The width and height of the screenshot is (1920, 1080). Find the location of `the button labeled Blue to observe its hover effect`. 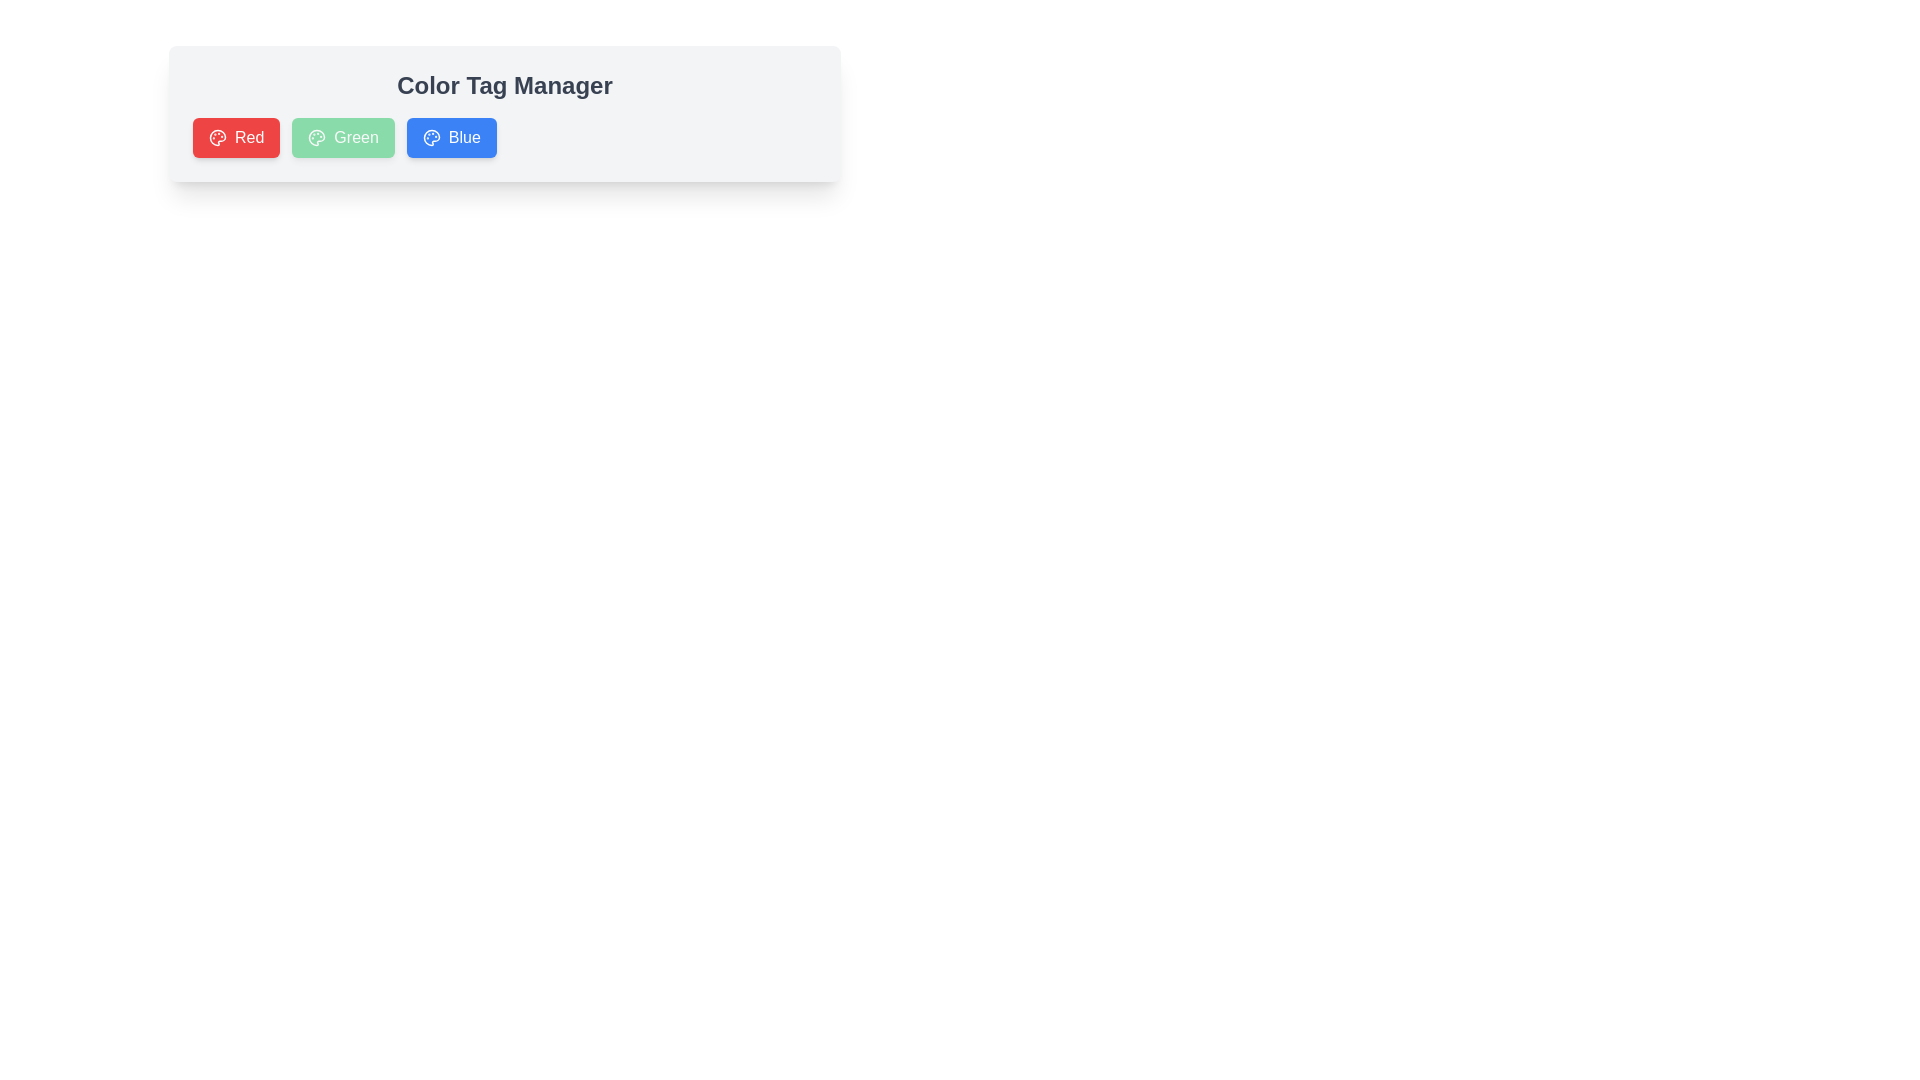

the button labeled Blue to observe its hover effect is located at coordinates (450, 137).